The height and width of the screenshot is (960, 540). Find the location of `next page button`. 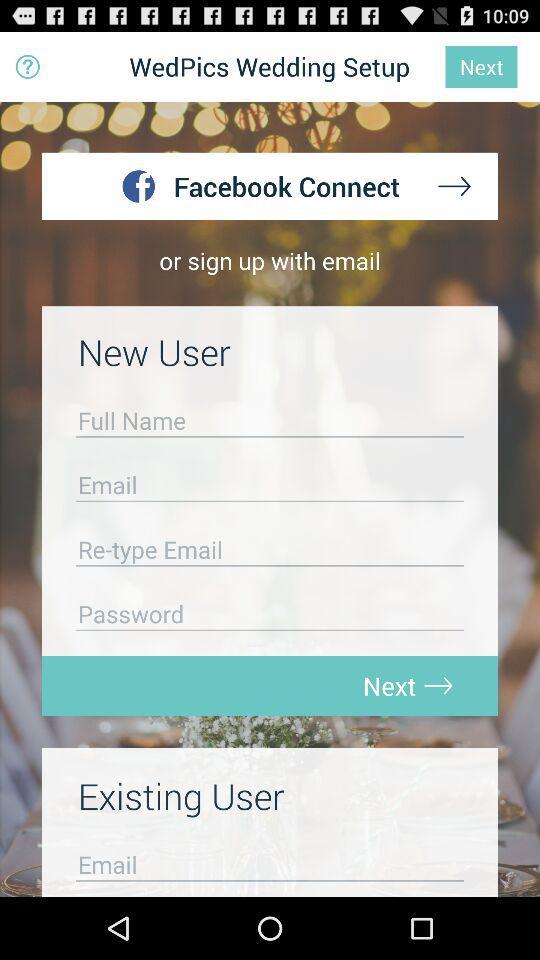

next page button is located at coordinates (453, 186).